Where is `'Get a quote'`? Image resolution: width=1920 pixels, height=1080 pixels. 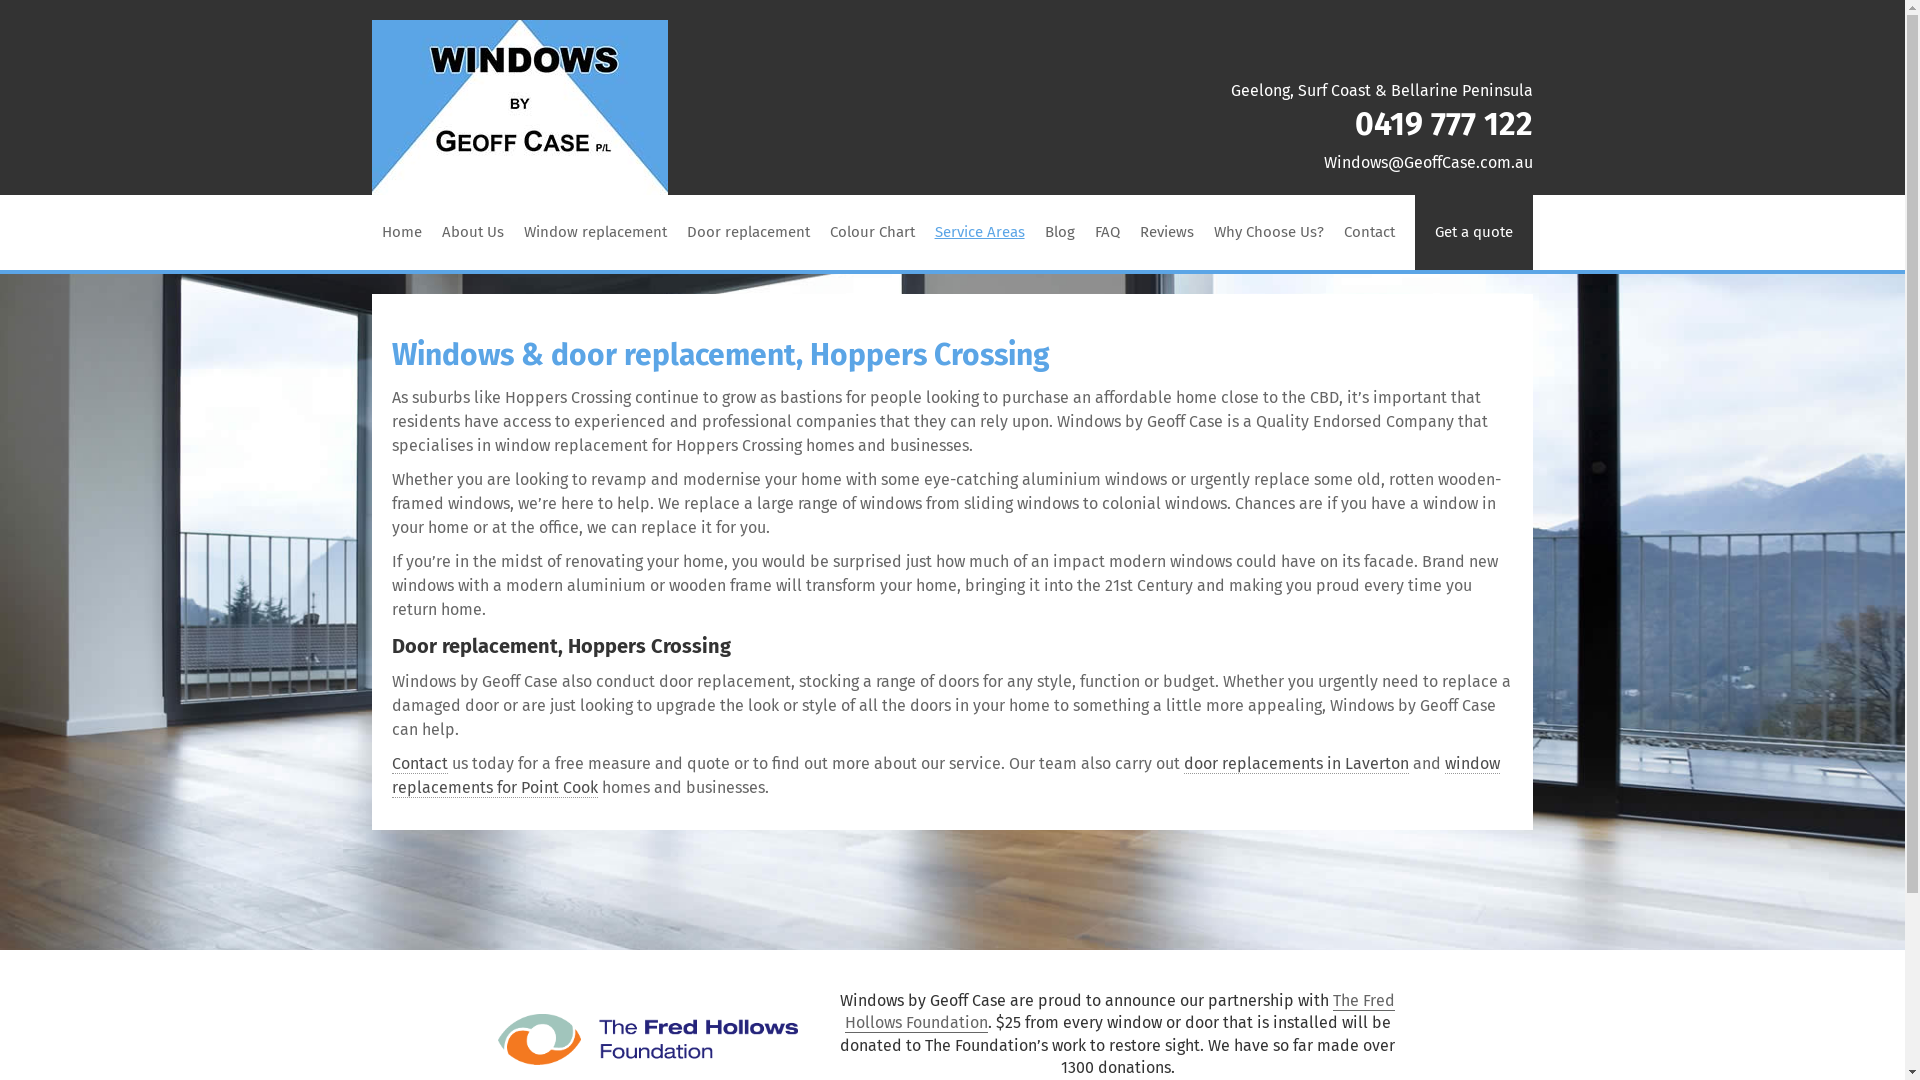
'Get a quote' is located at coordinates (1473, 231).